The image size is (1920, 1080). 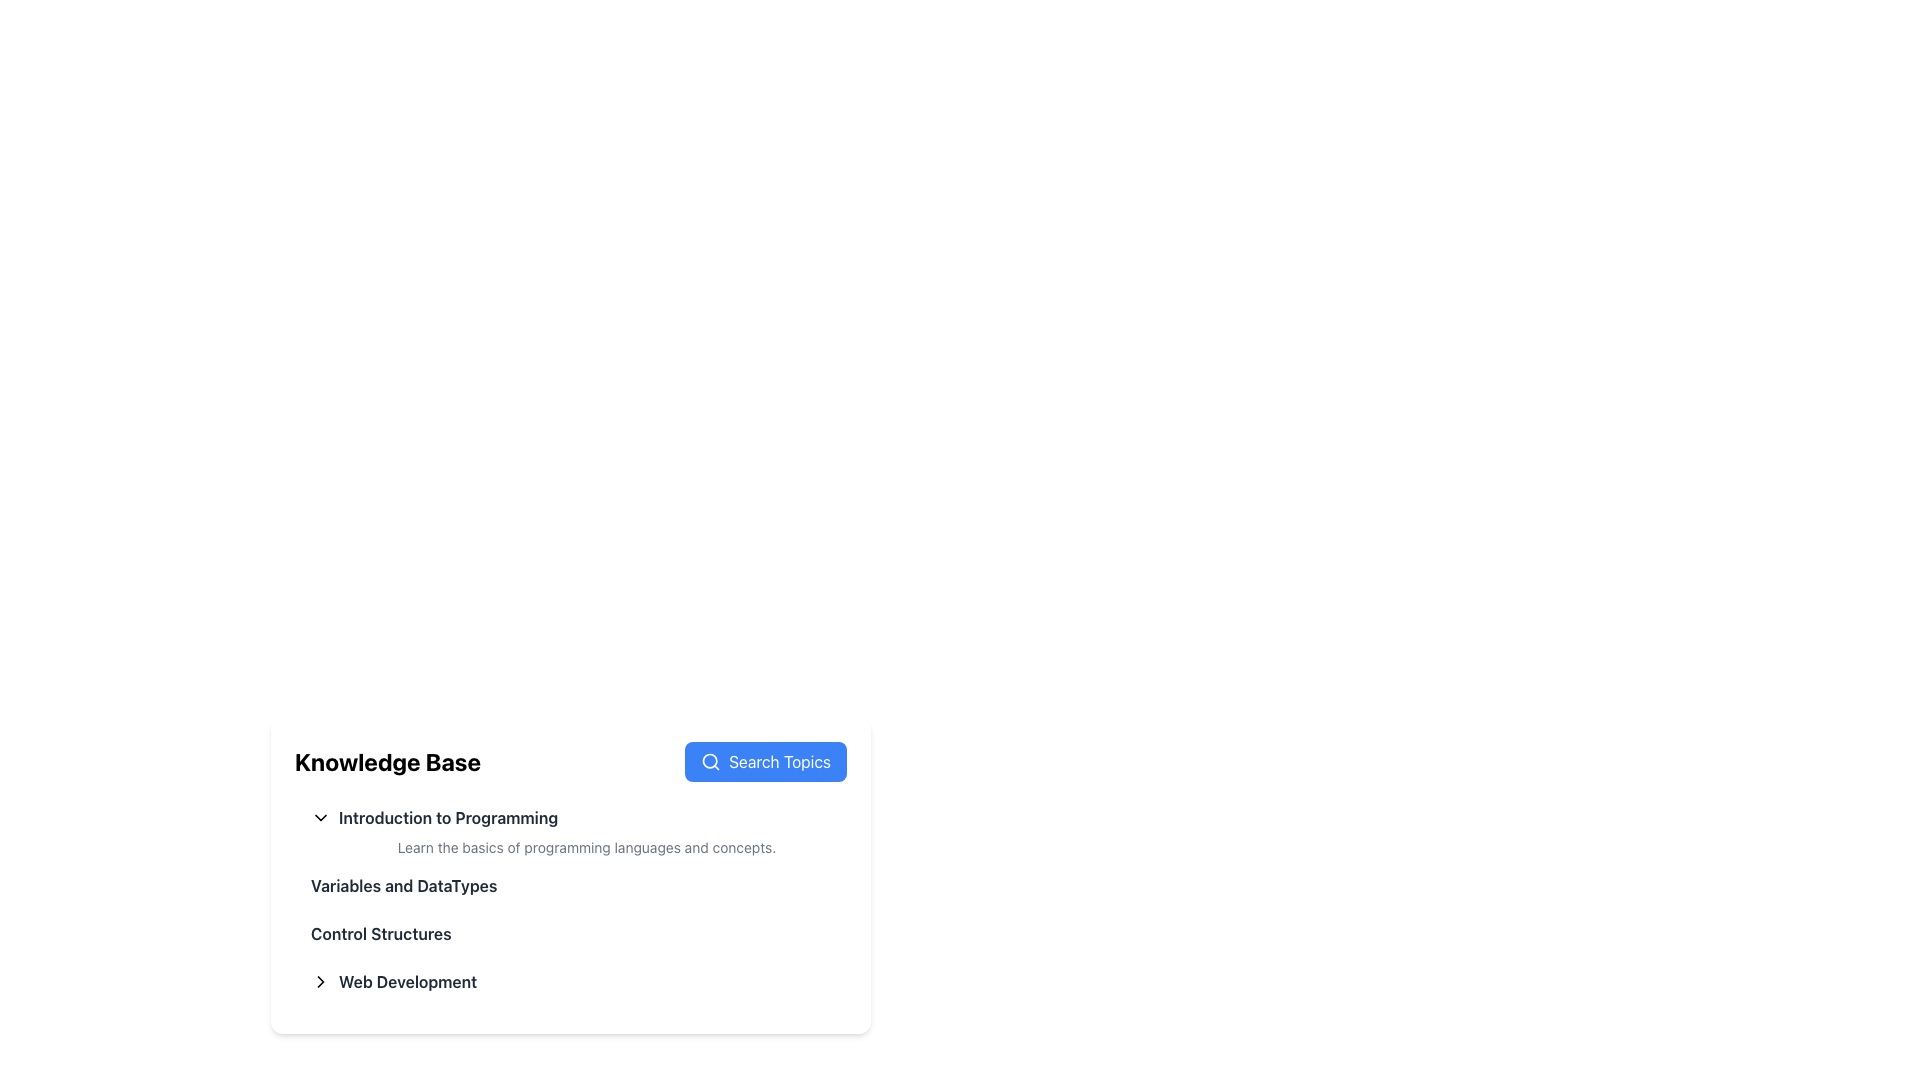 What do you see at coordinates (394, 981) in the screenshot?
I see `the Interactive List Item labeled 'Web Development'` at bounding box center [394, 981].